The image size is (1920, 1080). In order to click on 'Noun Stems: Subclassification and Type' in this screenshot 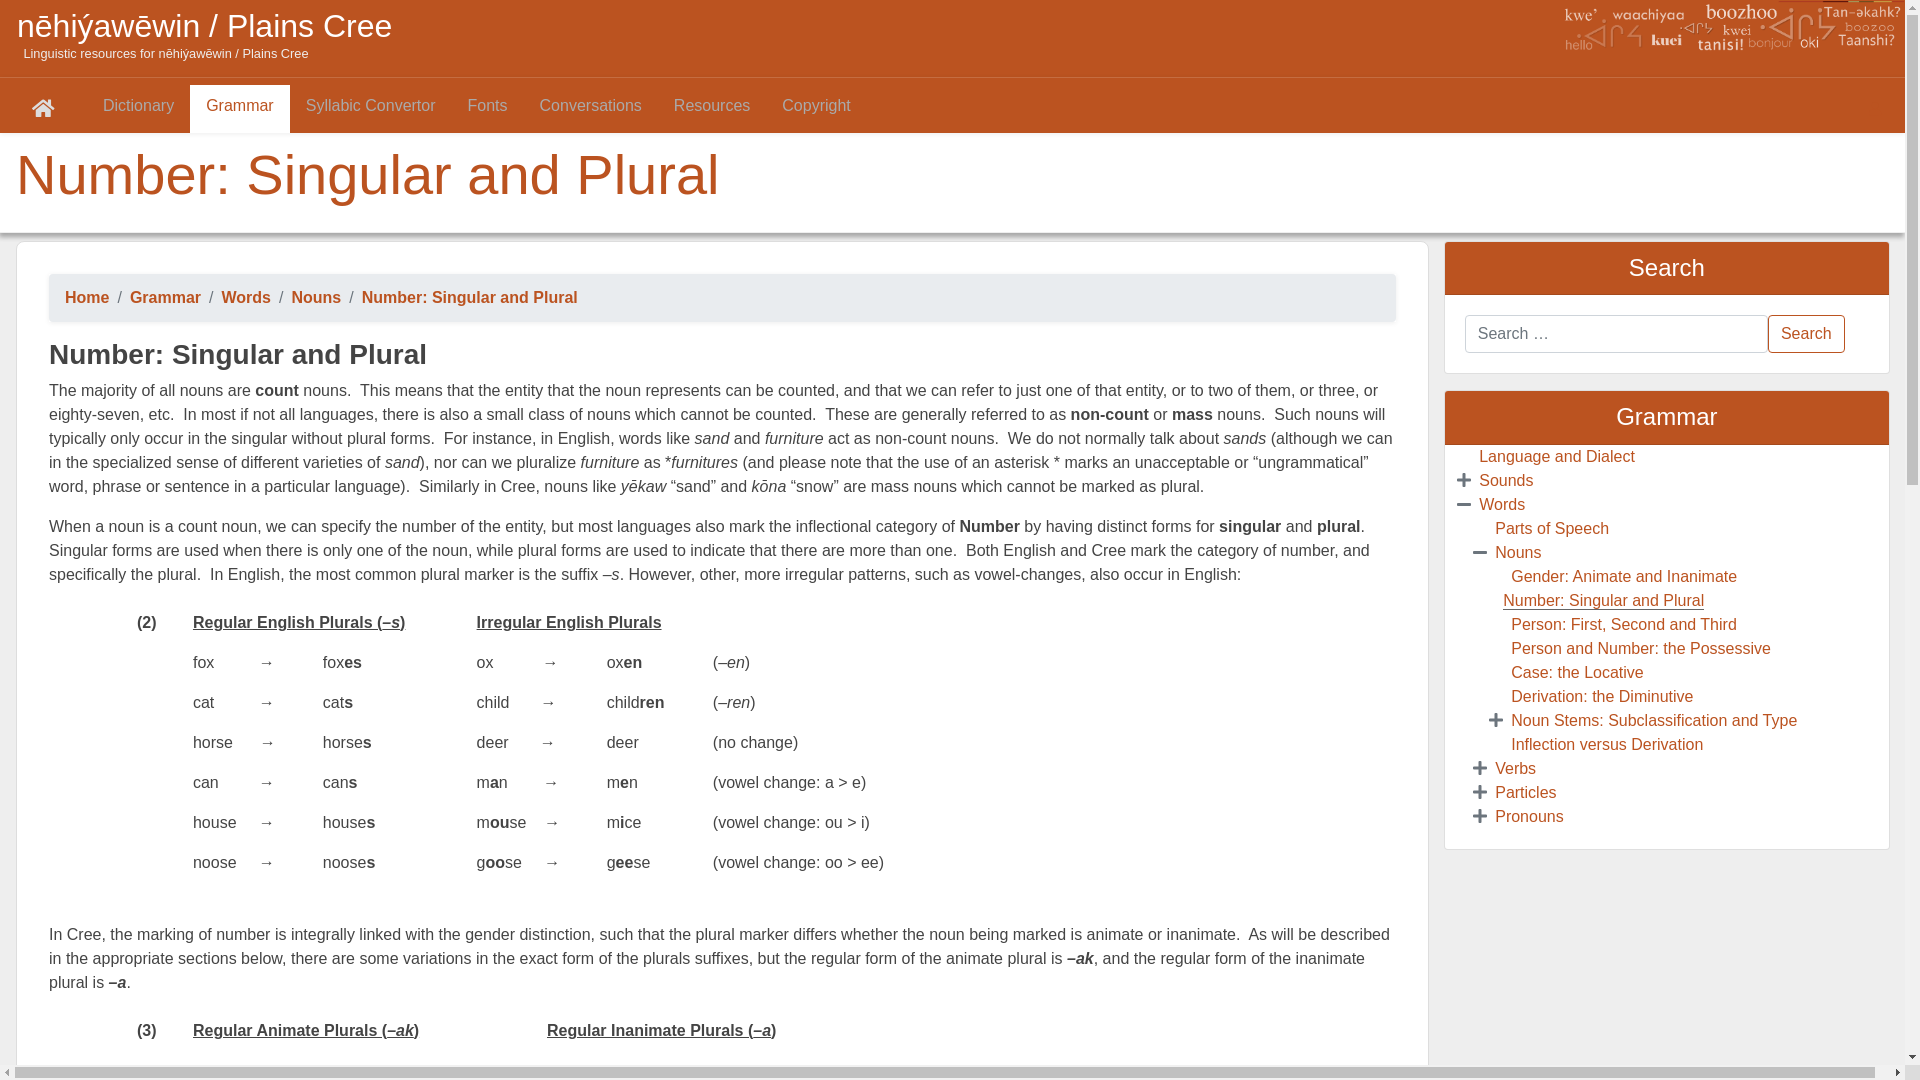, I will do `click(1654, 720)`.